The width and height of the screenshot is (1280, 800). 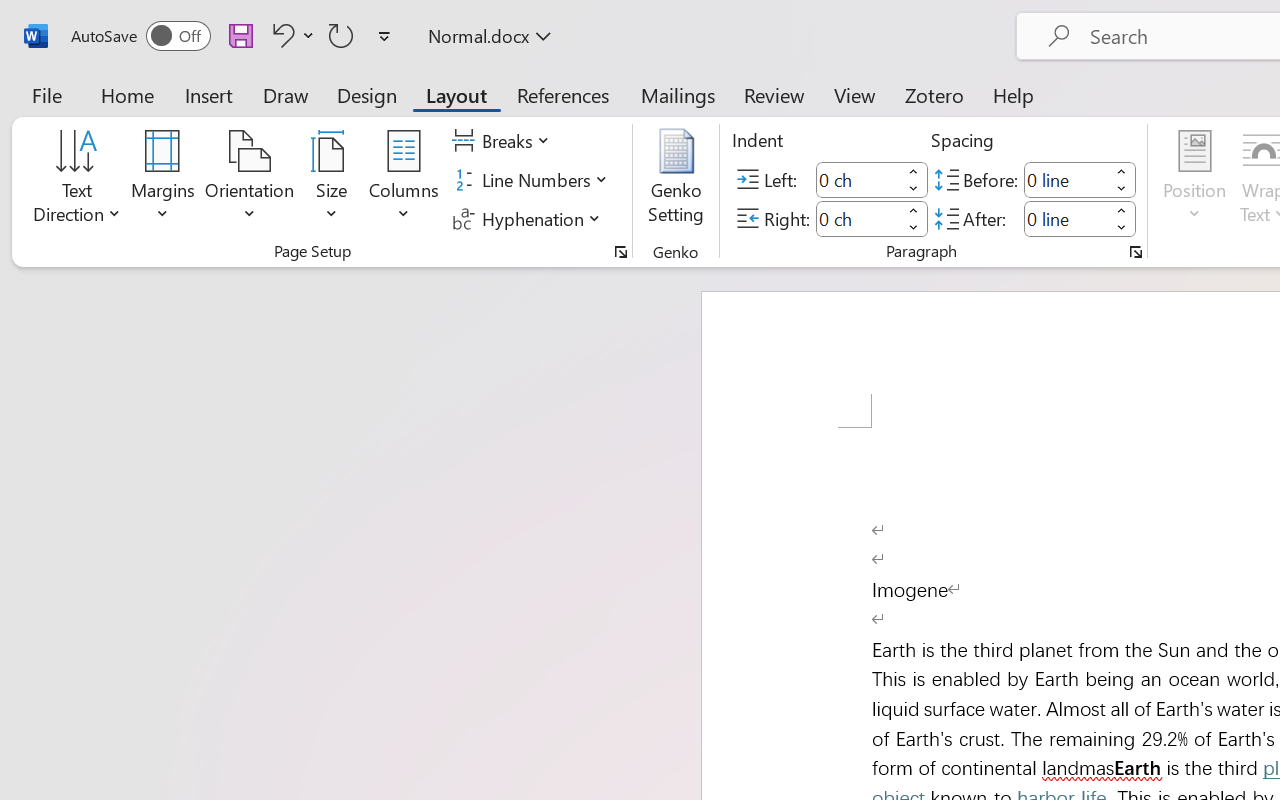 I want to click on 'Breaks', so click(x=504, y=141).